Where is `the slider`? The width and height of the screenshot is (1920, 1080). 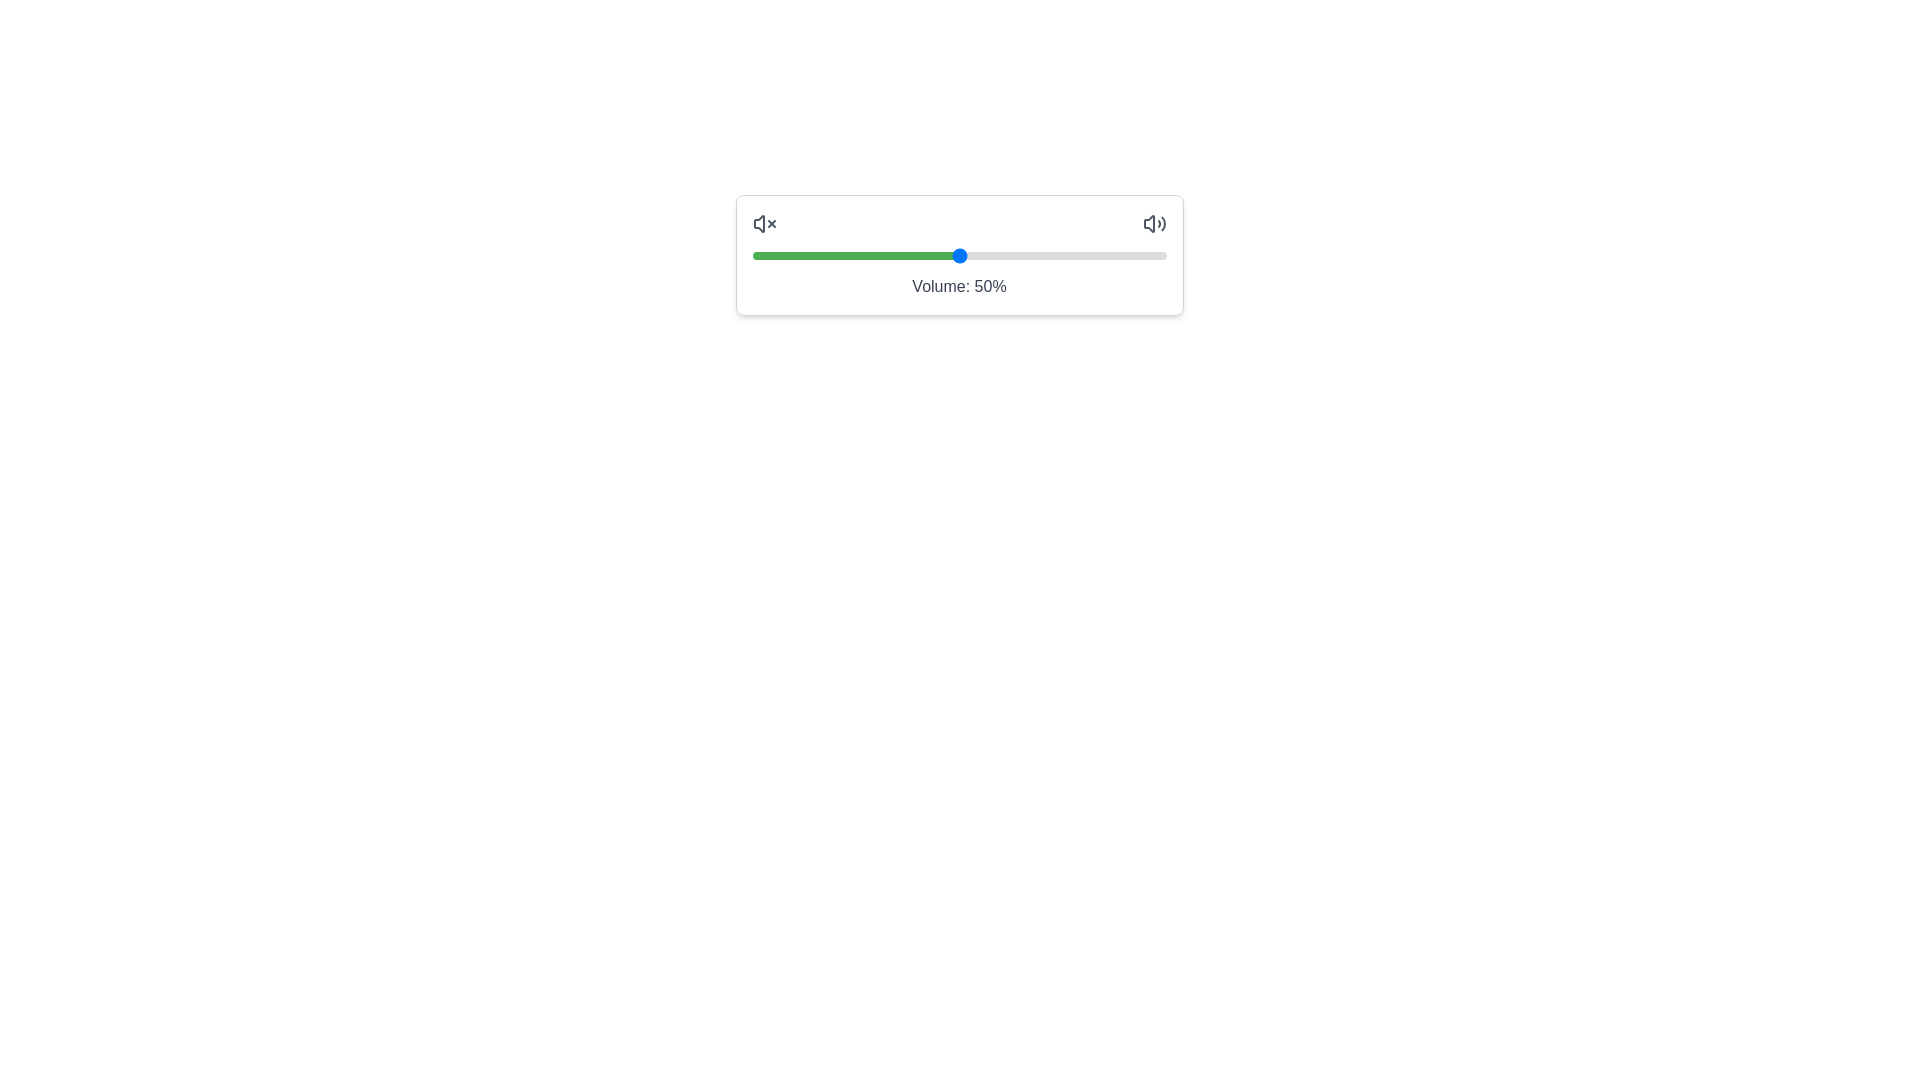
the slider is located at coordinates (1005, 254).